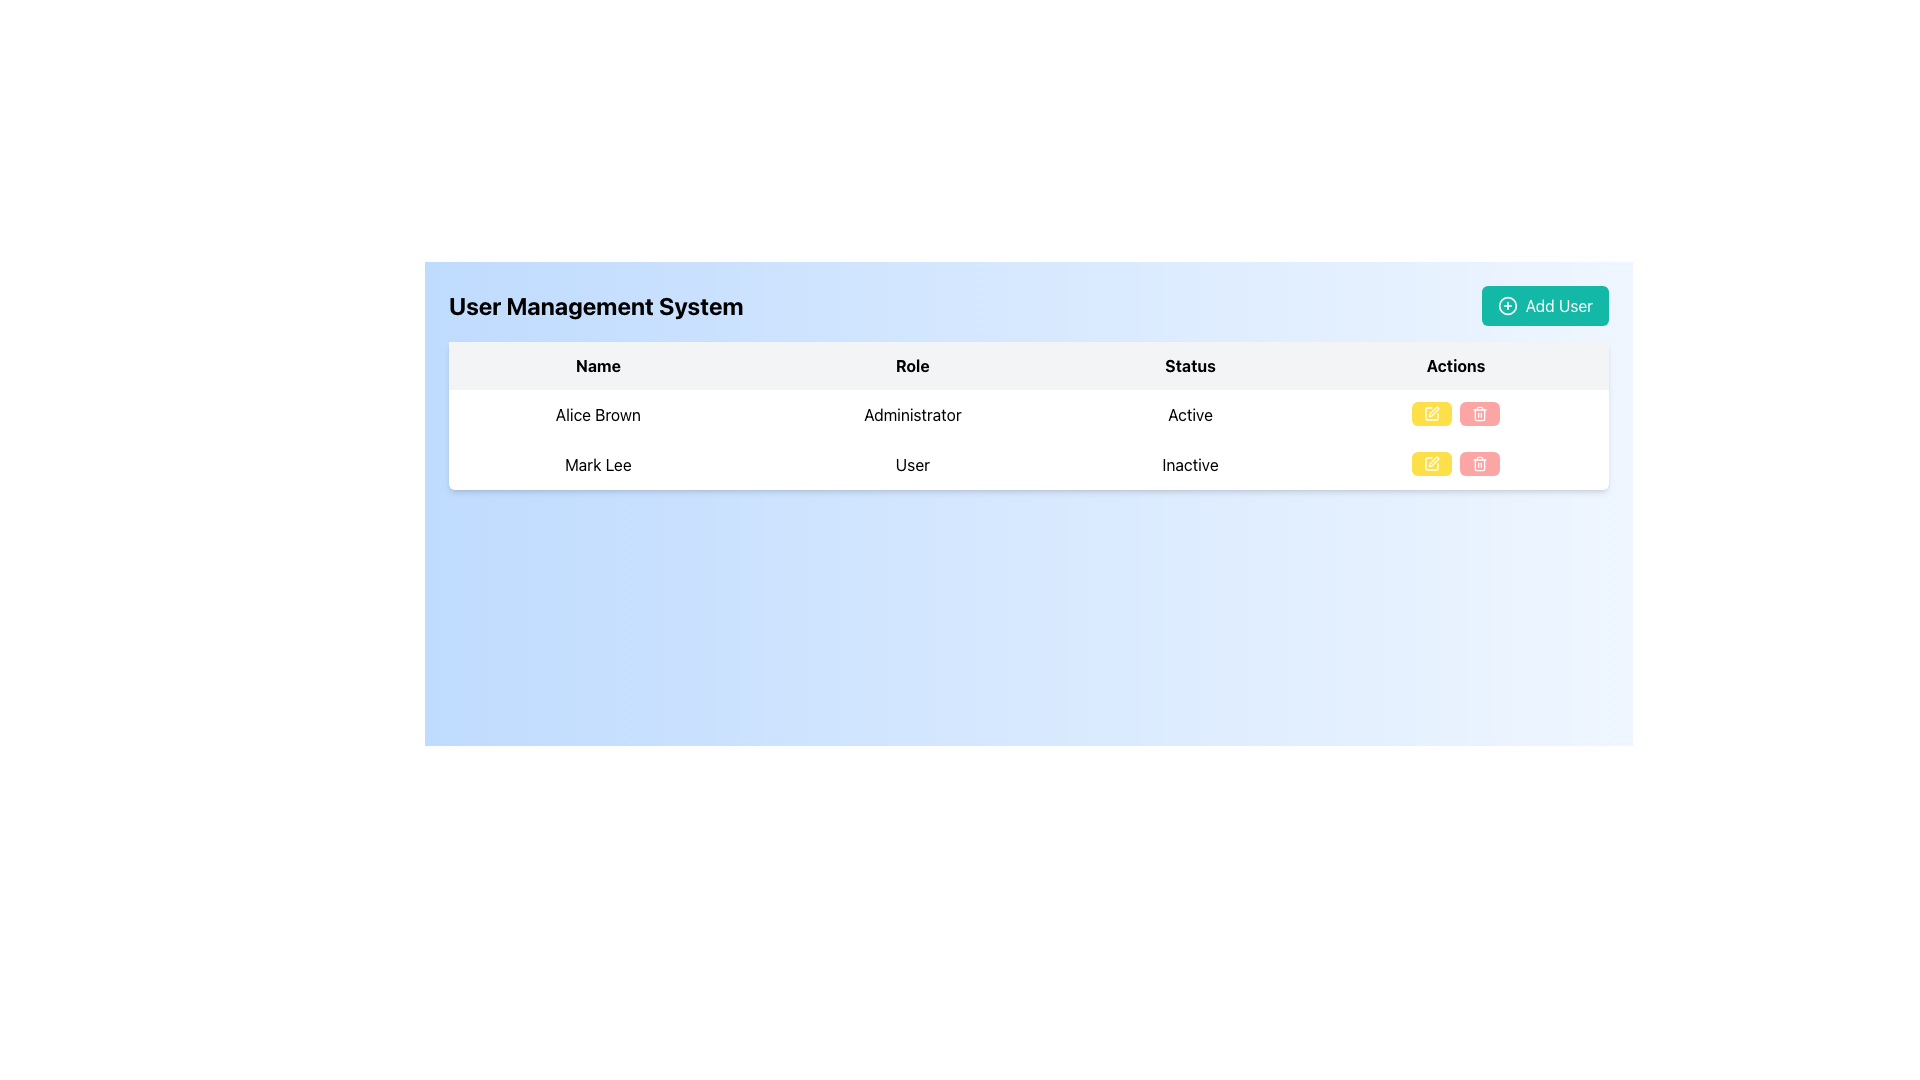 This screenshot has width=1920, height=1080. I want to click on the yellow rounded button with a pen icon located in the 'Actions' column of the first row, so click(1430, 412).